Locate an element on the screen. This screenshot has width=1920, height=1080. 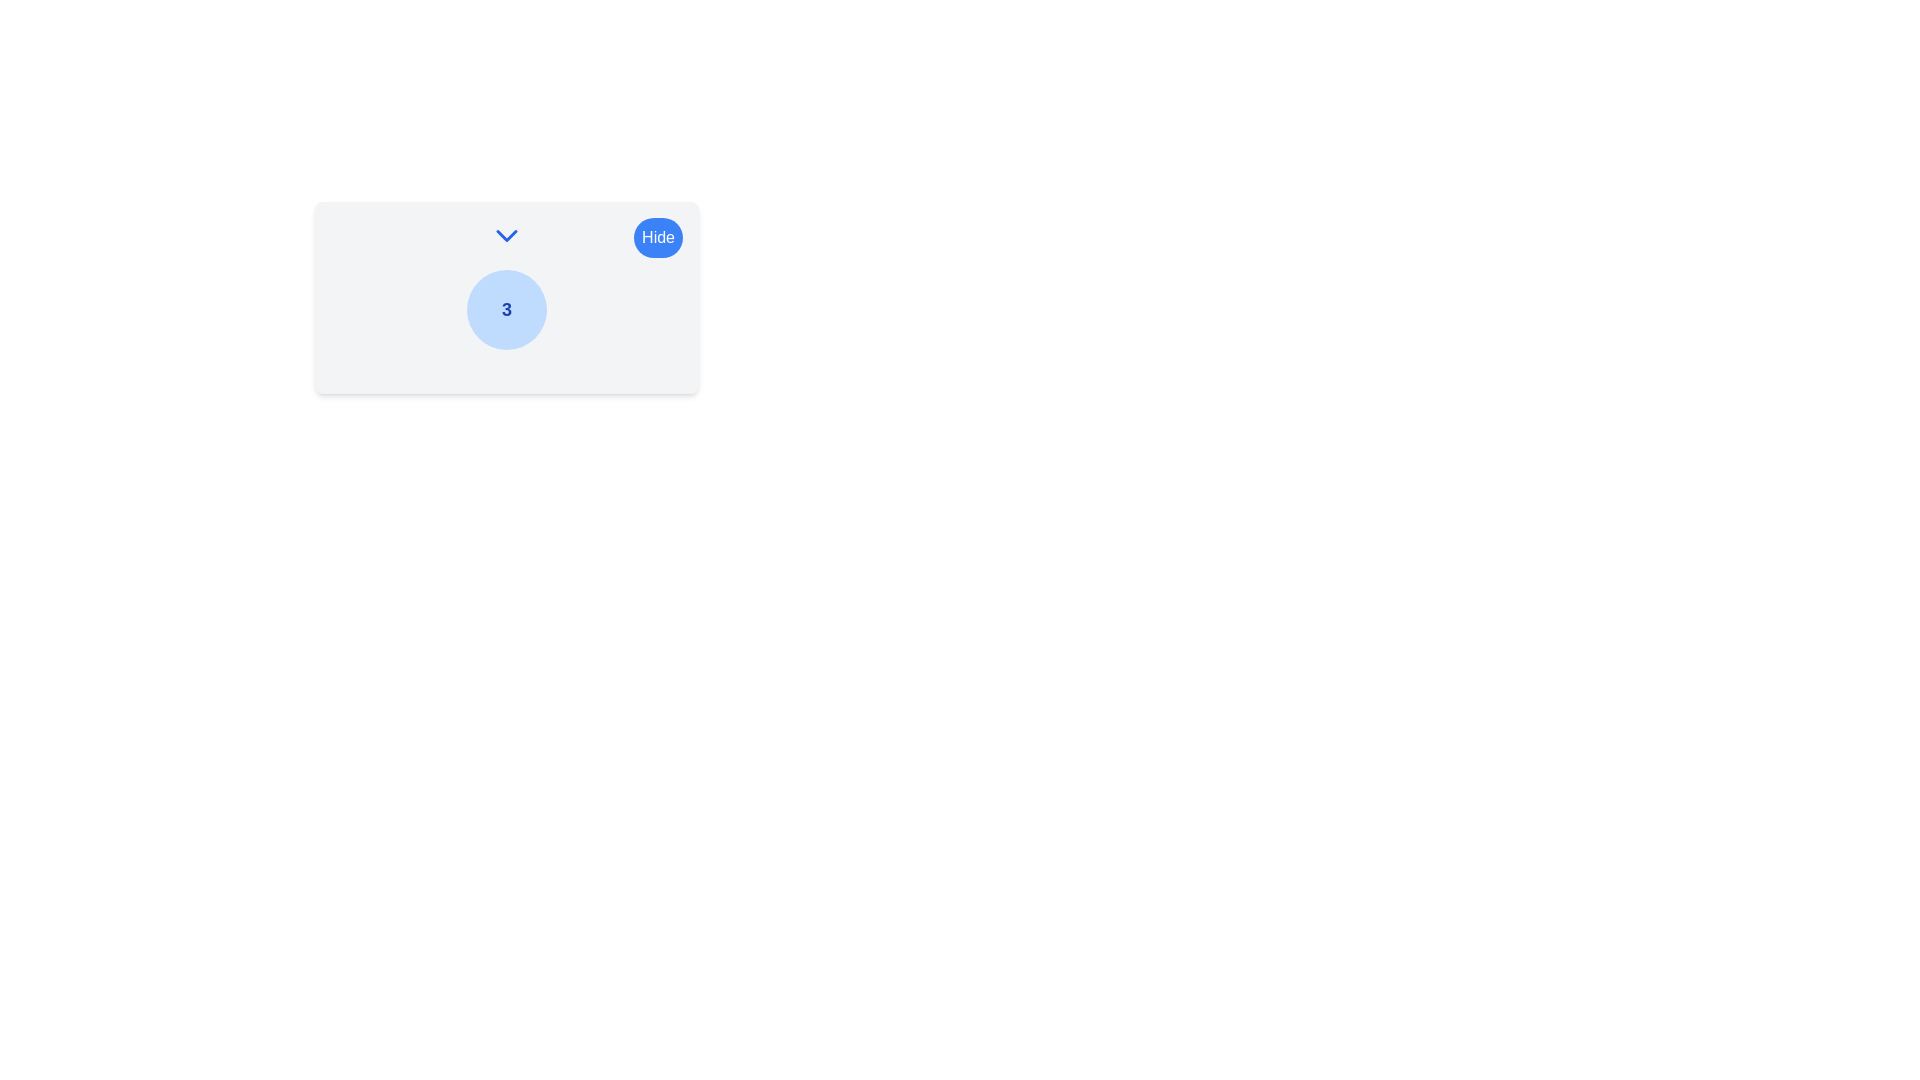
the arrow icon located at the upper-central part of the card section is located at coordinates (507, 234).